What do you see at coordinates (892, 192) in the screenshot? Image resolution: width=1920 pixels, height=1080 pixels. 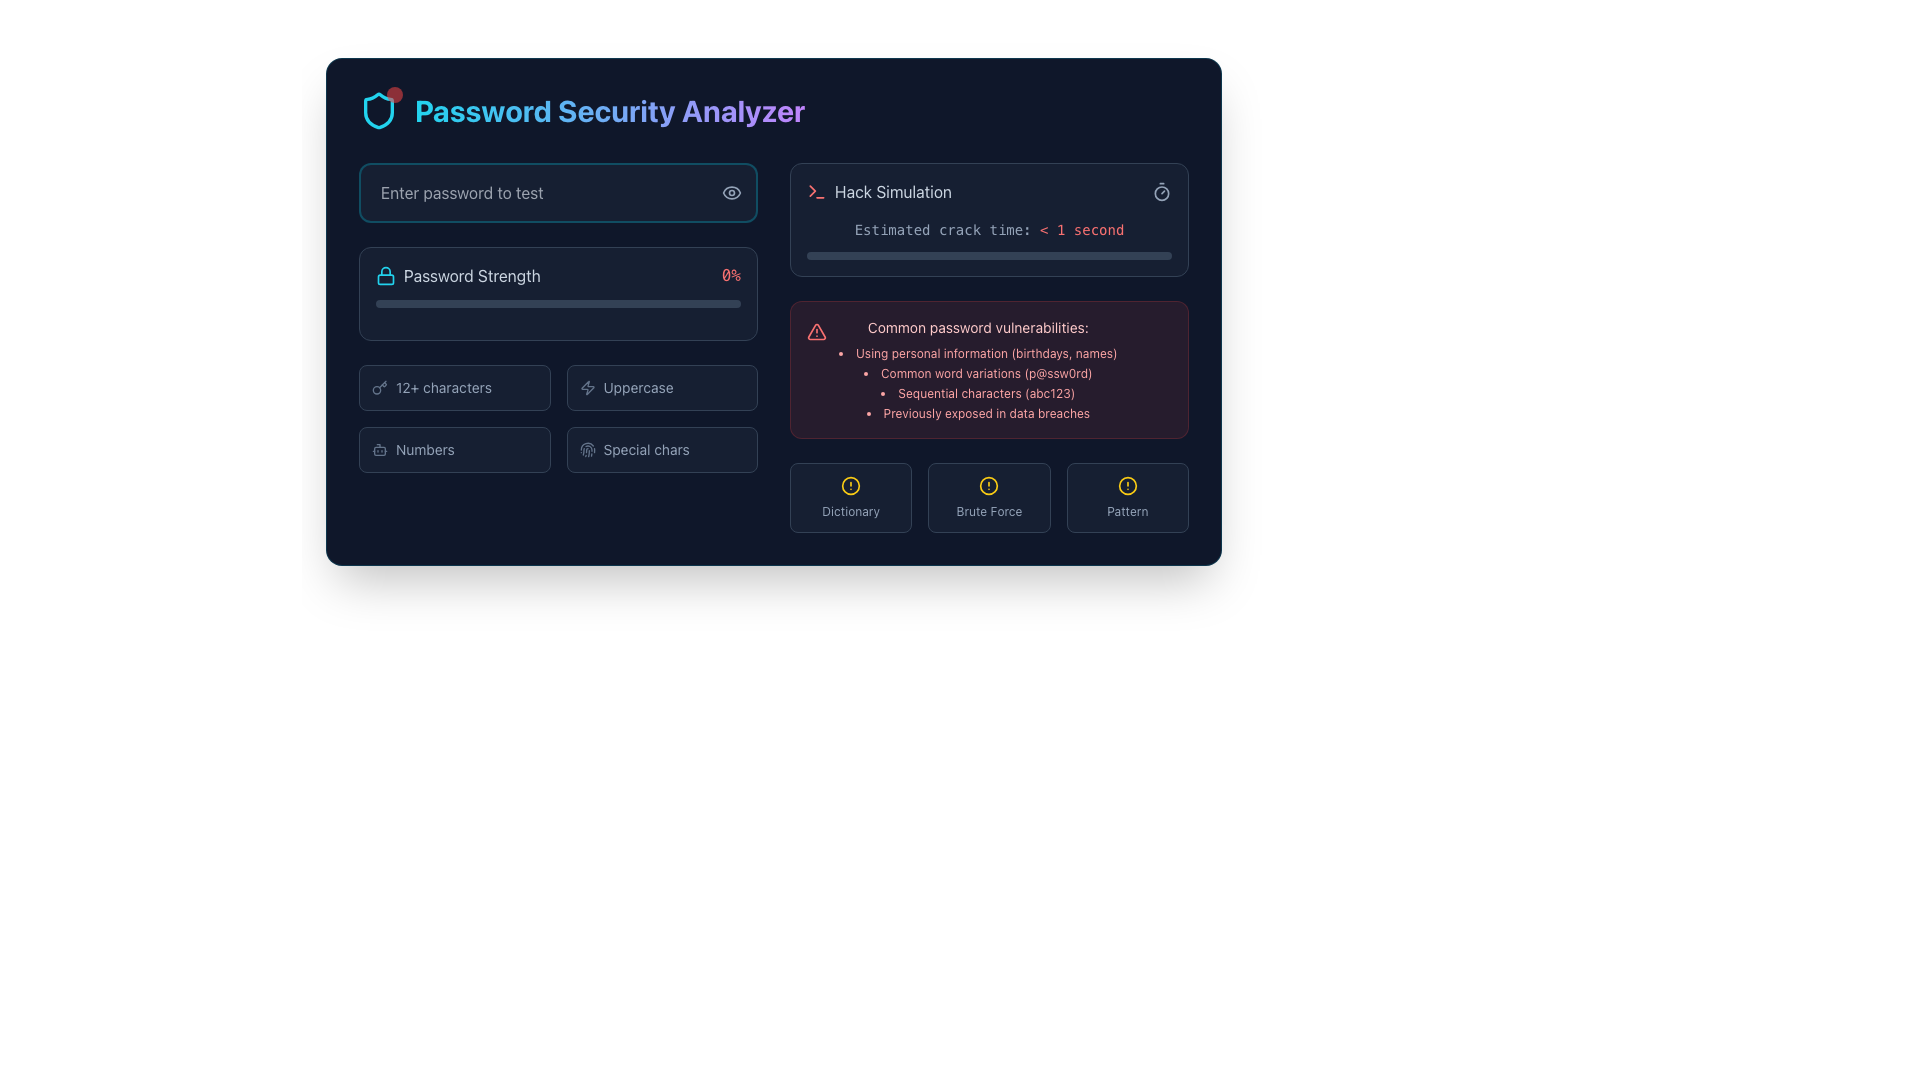 I see `the text label positioned in the upper-right area of the interface, which describes the context of the current functionality, likely related to a simulation or test feature` at bounding box center [892, 192].